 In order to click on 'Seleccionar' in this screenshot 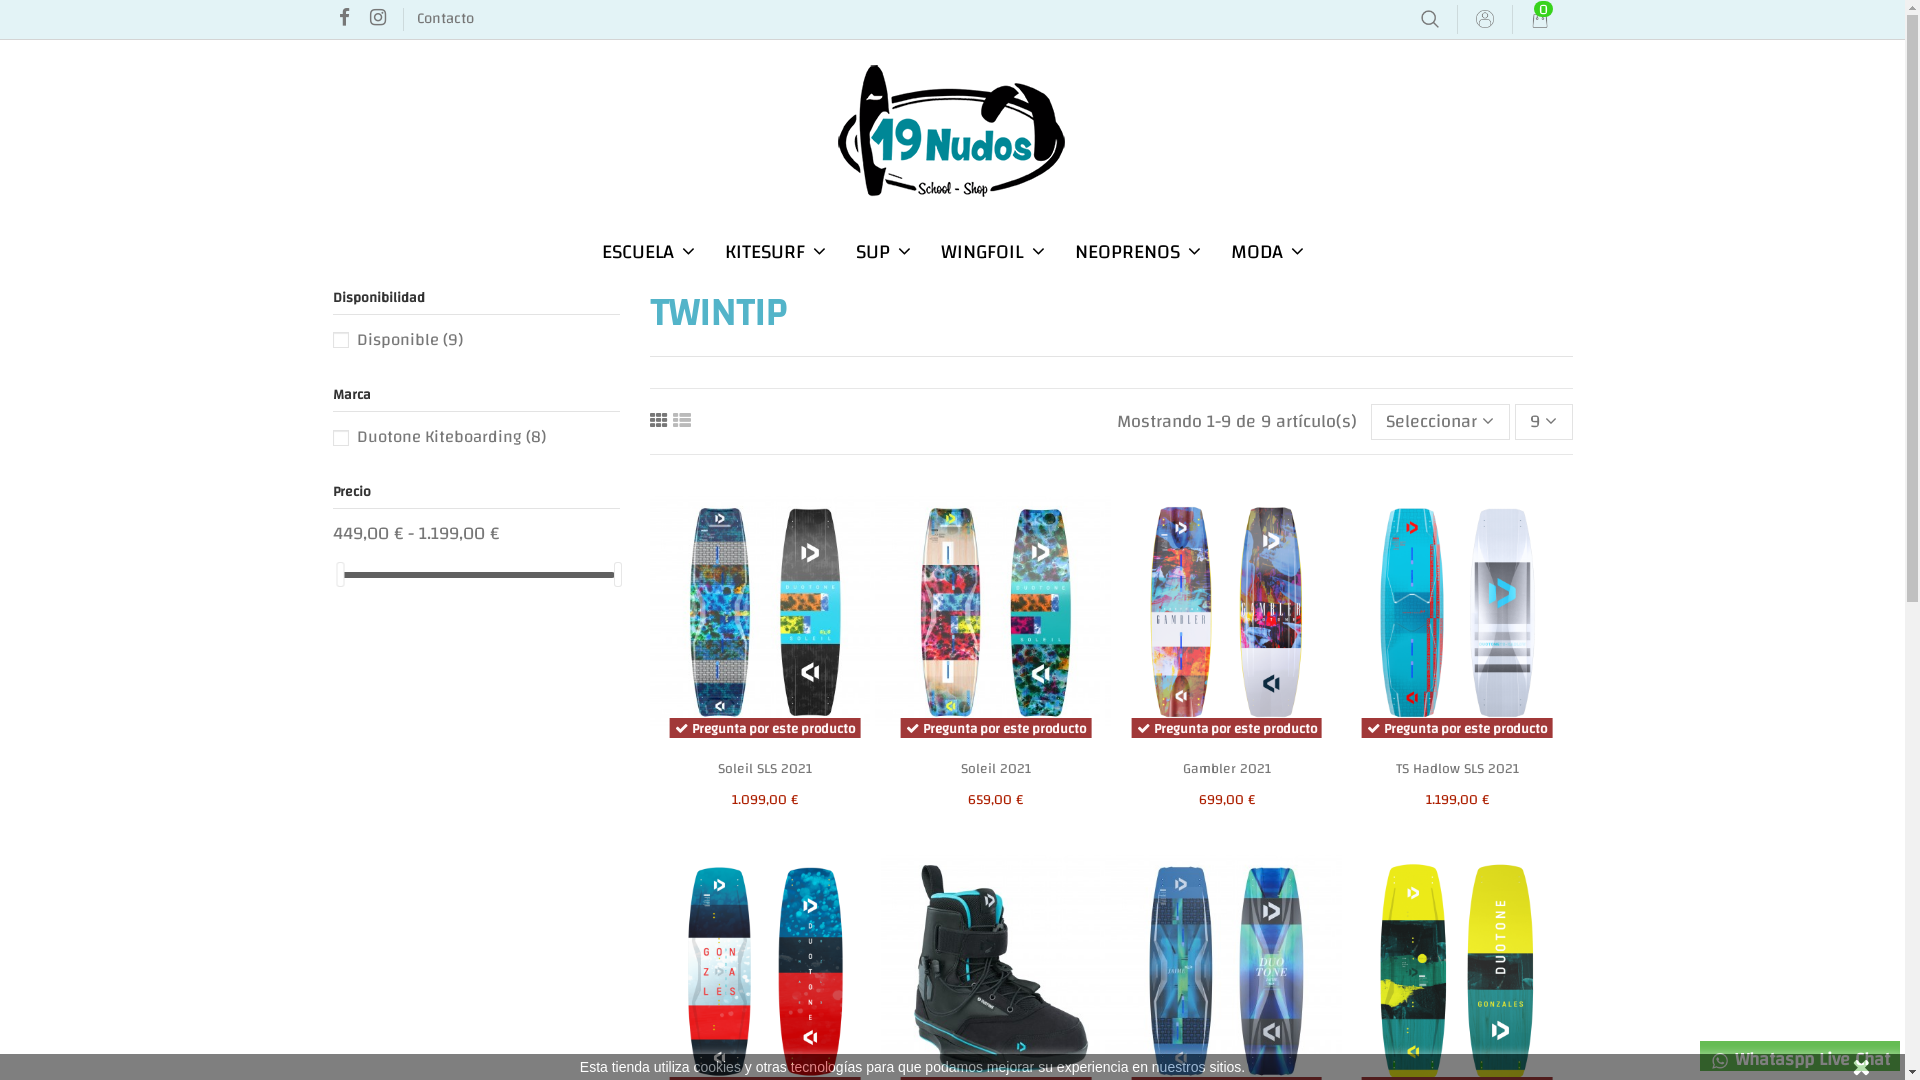, I will do `click(1370, 420)`.